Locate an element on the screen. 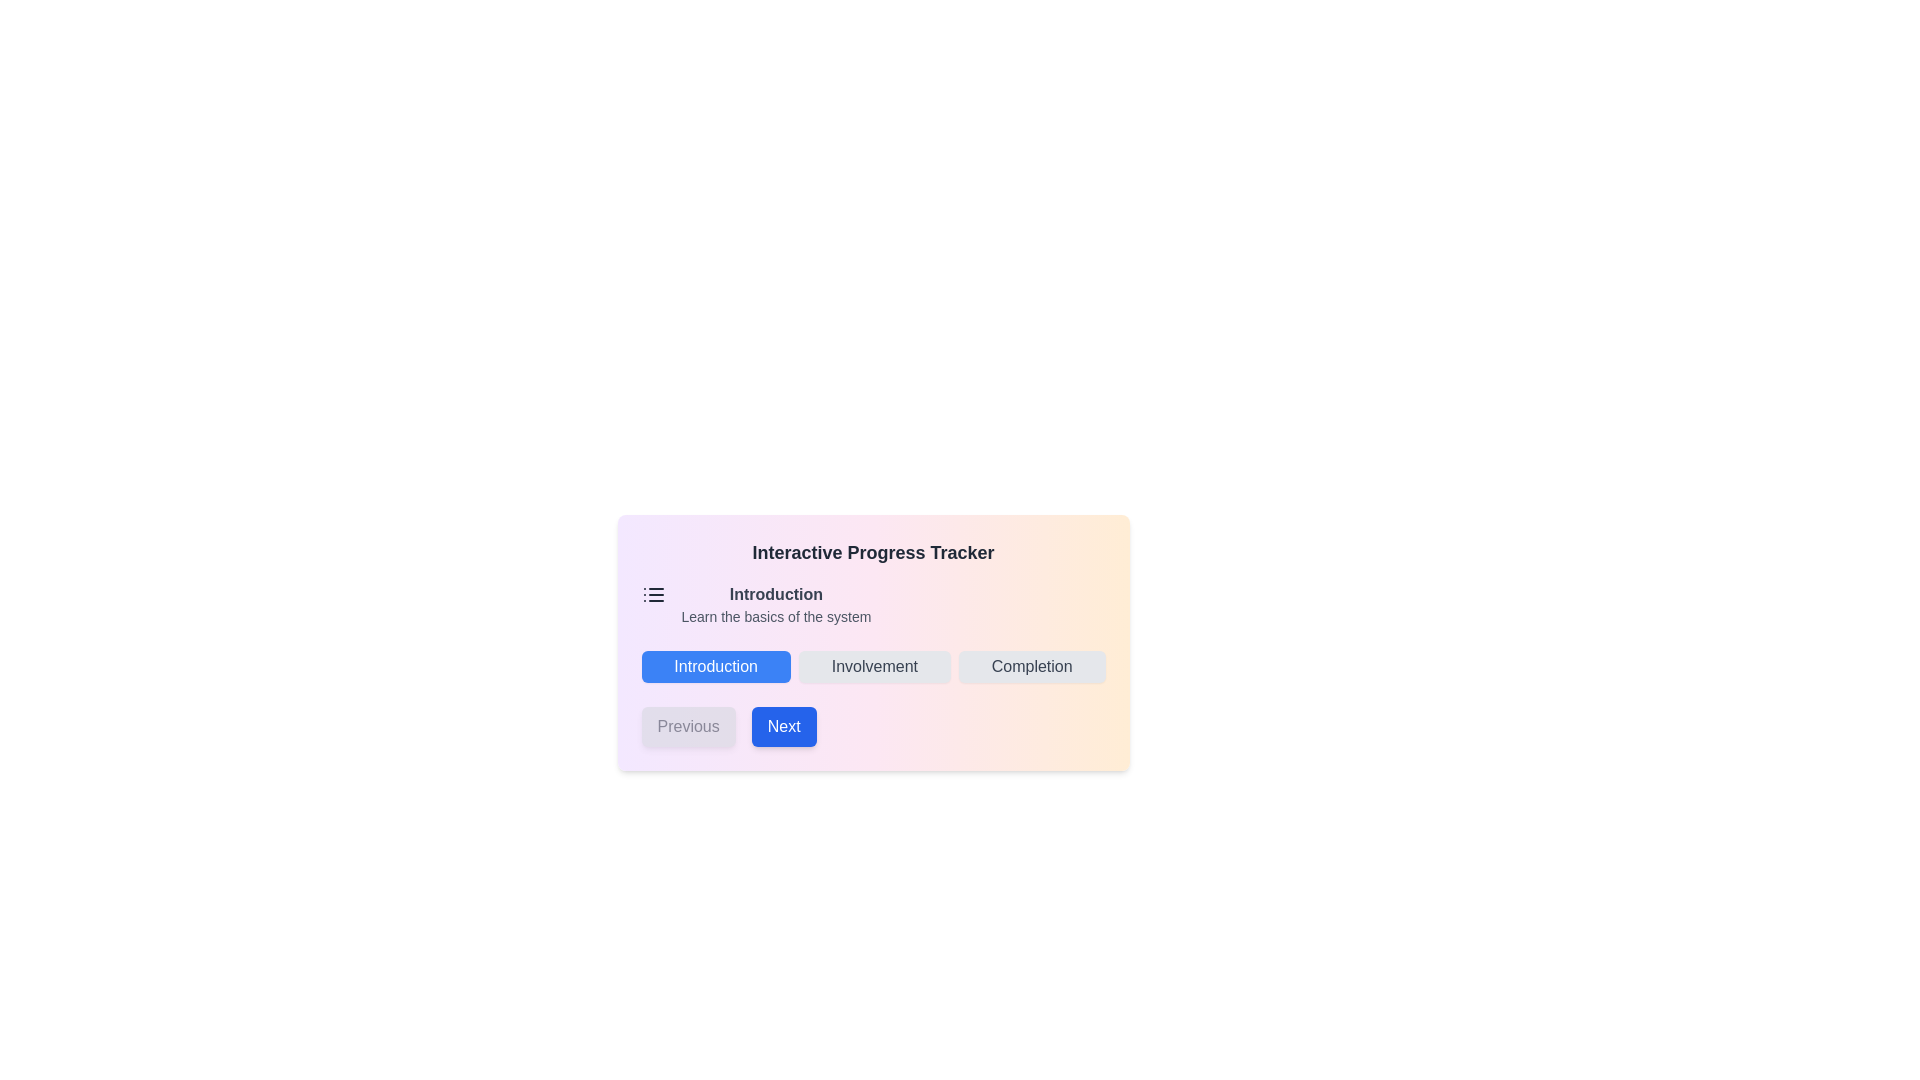  the informational box that introduces a section within the interface, located below the title 'Interactive Progress Tracker' and above the buttons labeled 'Introduction', 'Involvement', and 'Completion' is located at coordinates (873, 604).